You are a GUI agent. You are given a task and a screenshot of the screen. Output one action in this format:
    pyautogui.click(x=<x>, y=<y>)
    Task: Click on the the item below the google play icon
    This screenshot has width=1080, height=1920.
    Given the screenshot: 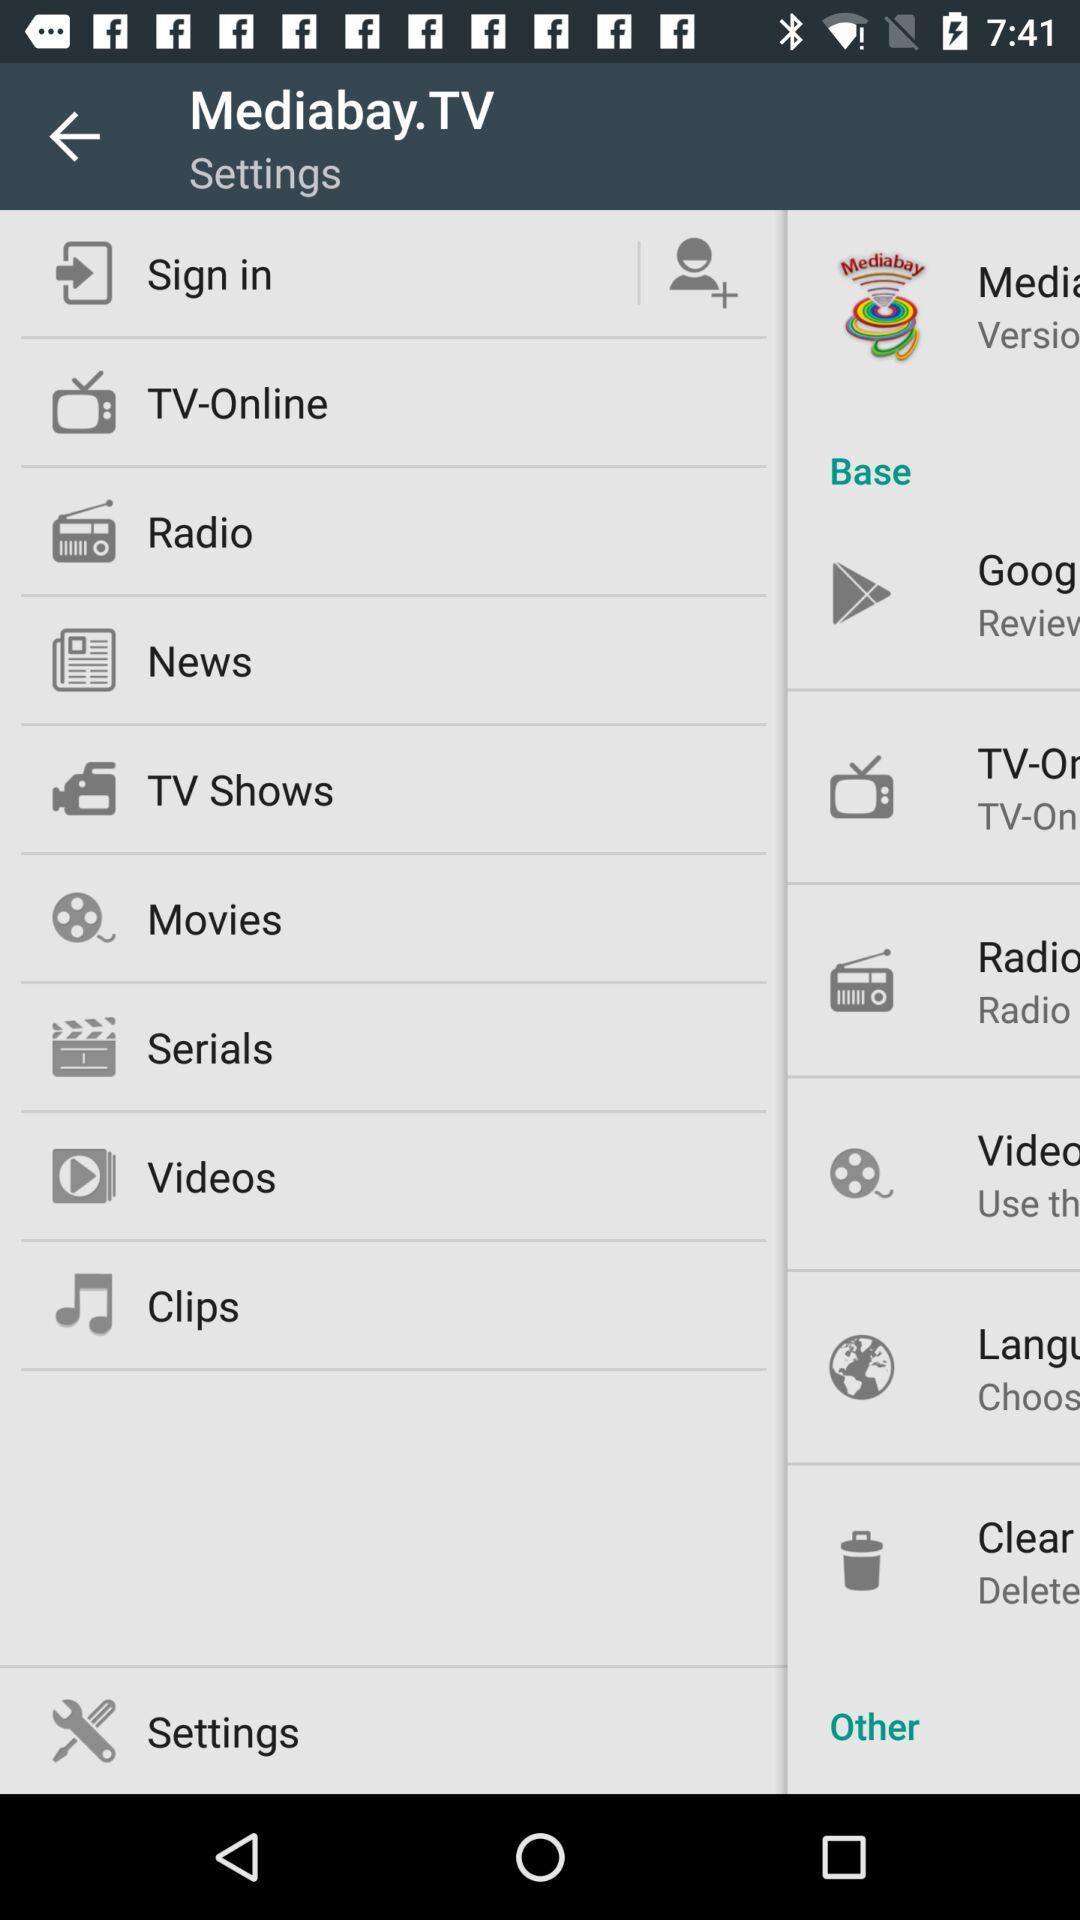 What is the action you would take?
    pyautogui.click(x=1028, y=620)
    